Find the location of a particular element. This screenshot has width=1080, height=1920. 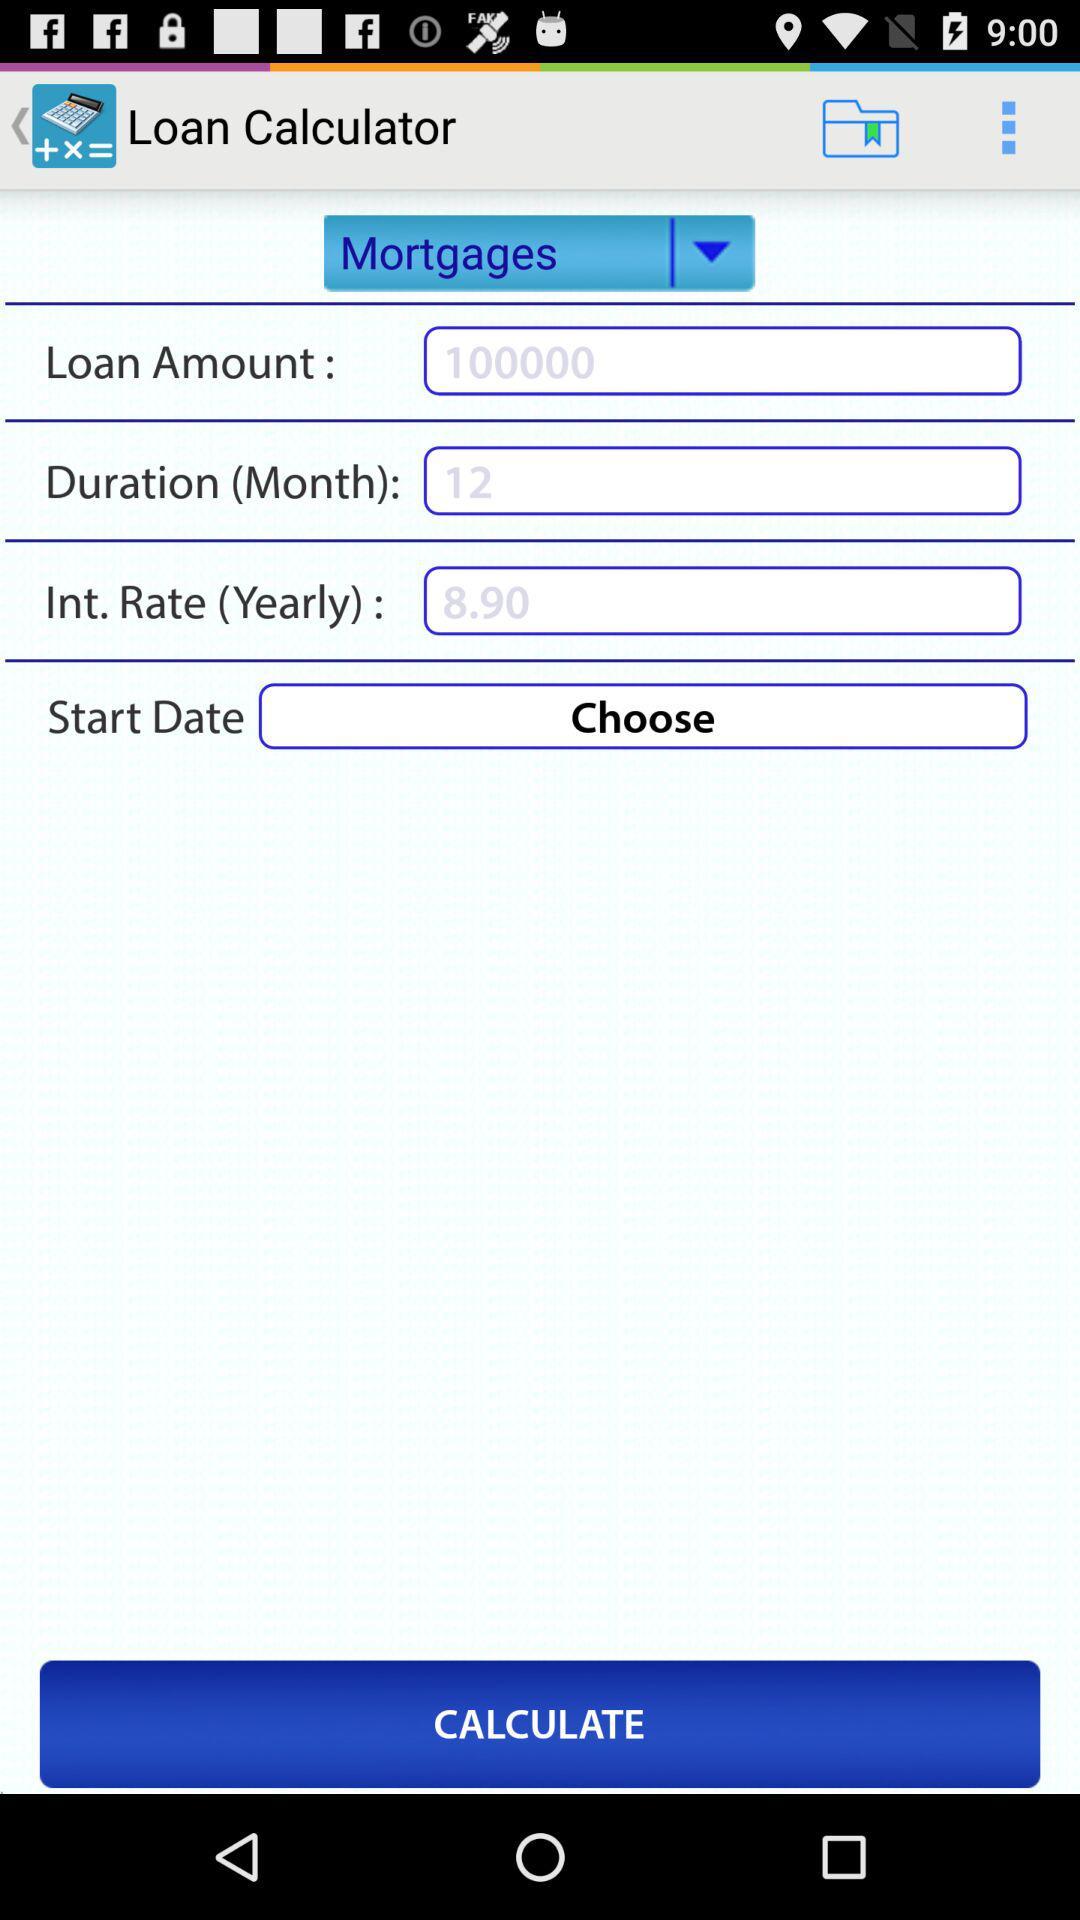

month duration is located at coordinates (722, 480).